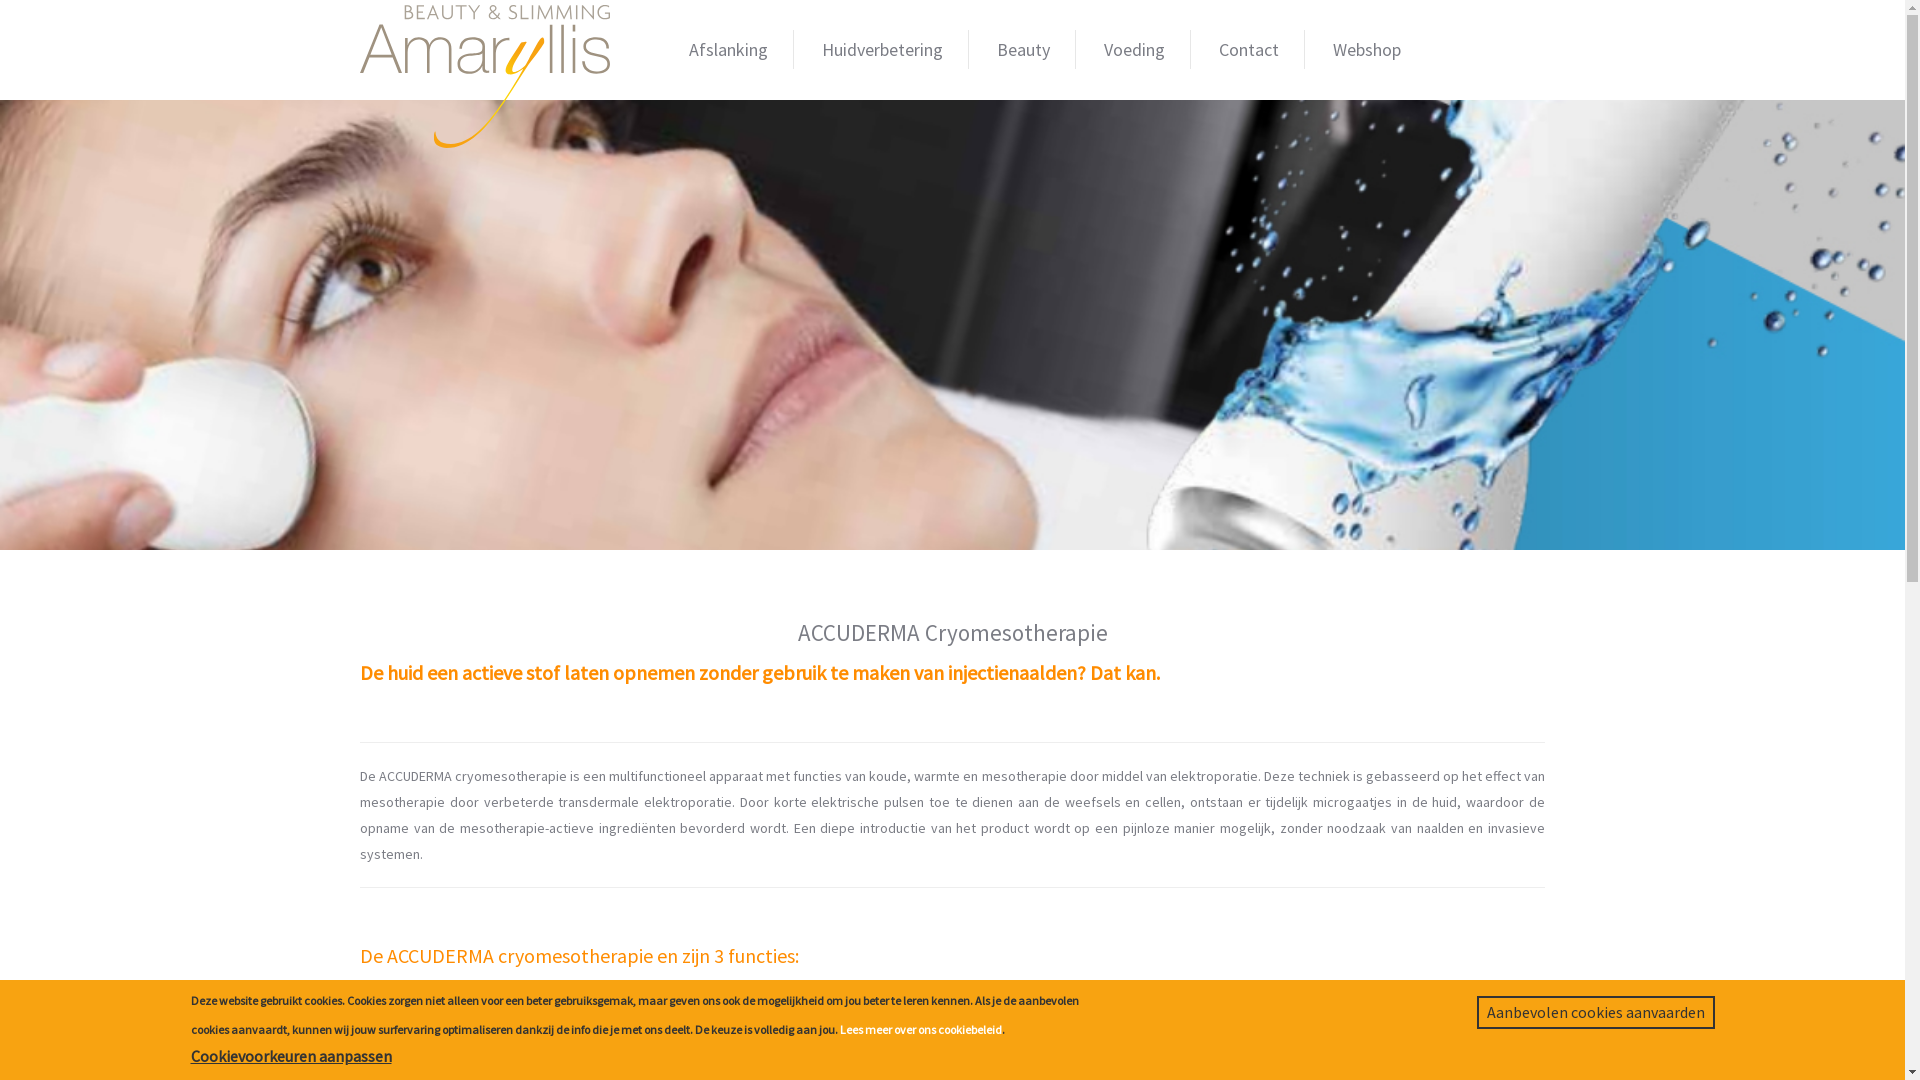 Image resolution: width=1920 pixels, height=1080 pixels. Describe the element at coordinates (795, 48) in the screenshot. I see `'Huidverbetering'` at that location.